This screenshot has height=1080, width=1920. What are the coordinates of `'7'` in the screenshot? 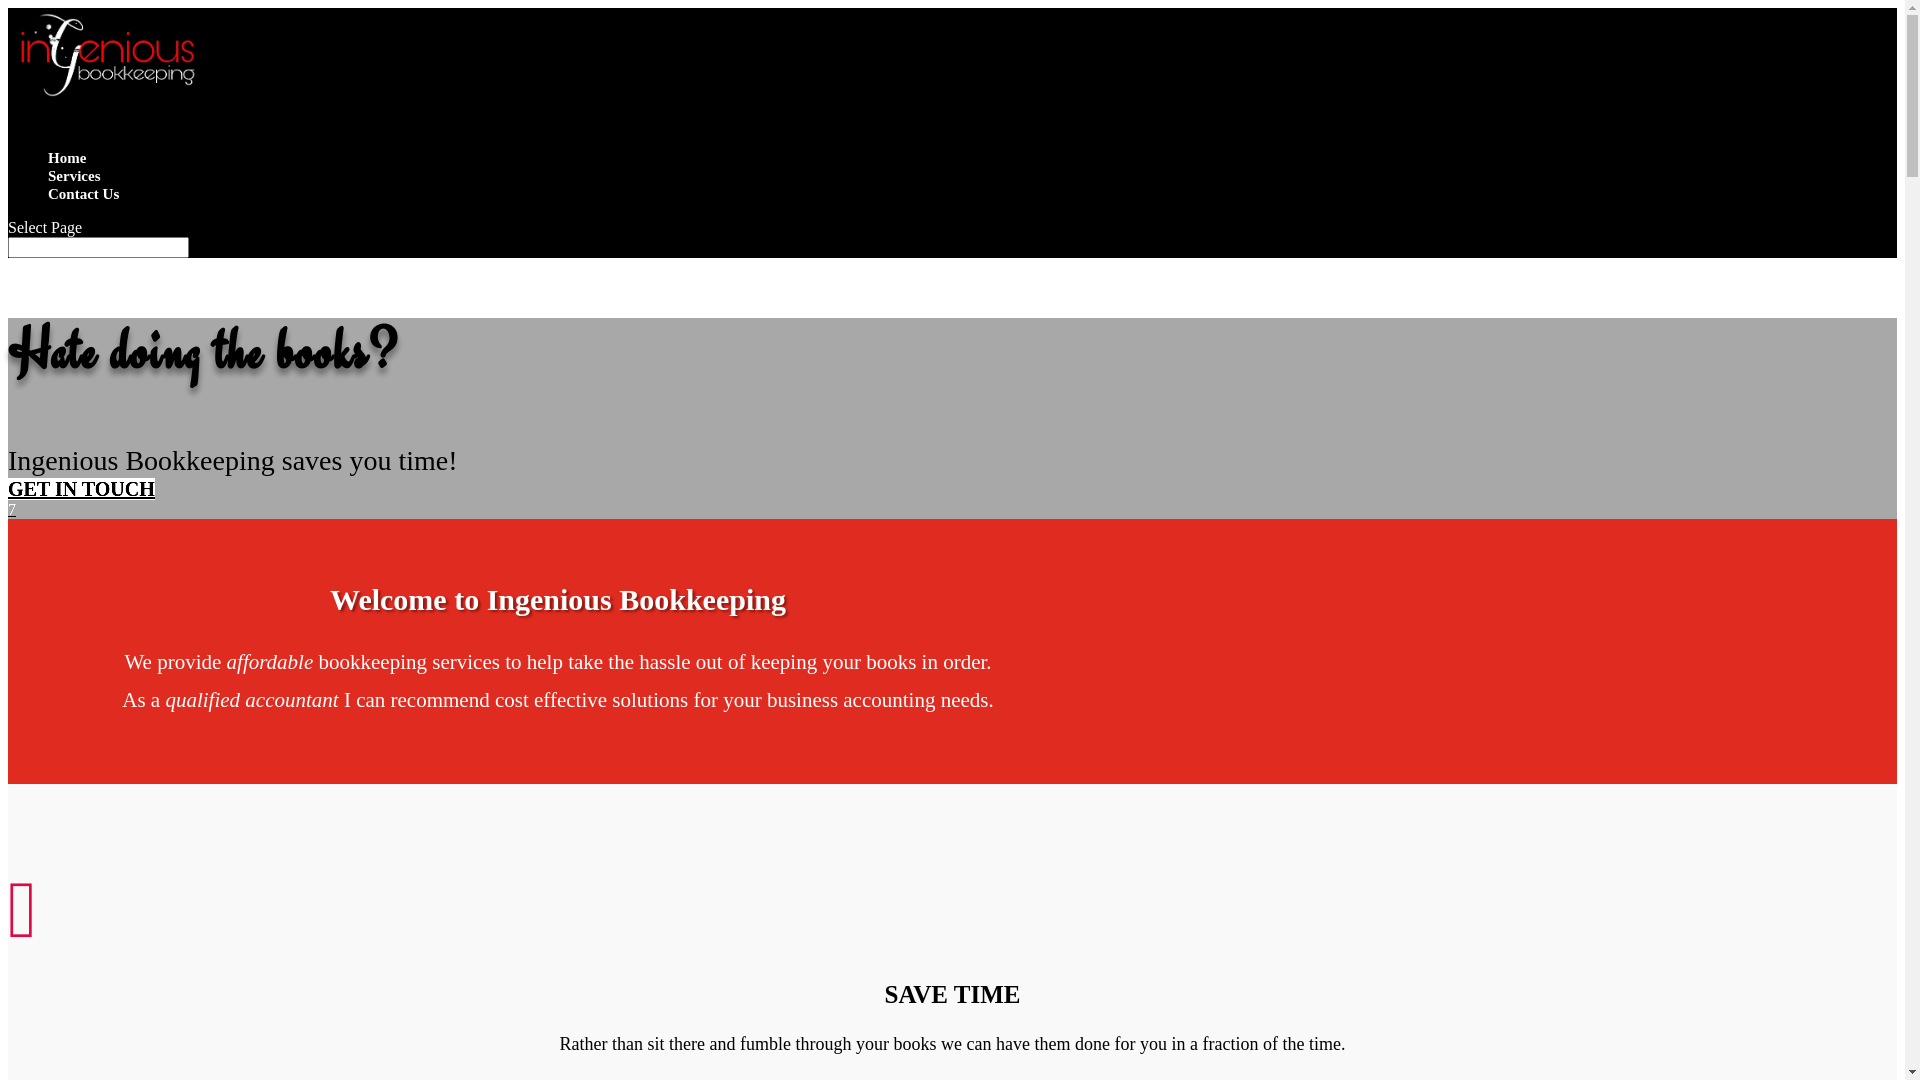 It's located at (12, 508).